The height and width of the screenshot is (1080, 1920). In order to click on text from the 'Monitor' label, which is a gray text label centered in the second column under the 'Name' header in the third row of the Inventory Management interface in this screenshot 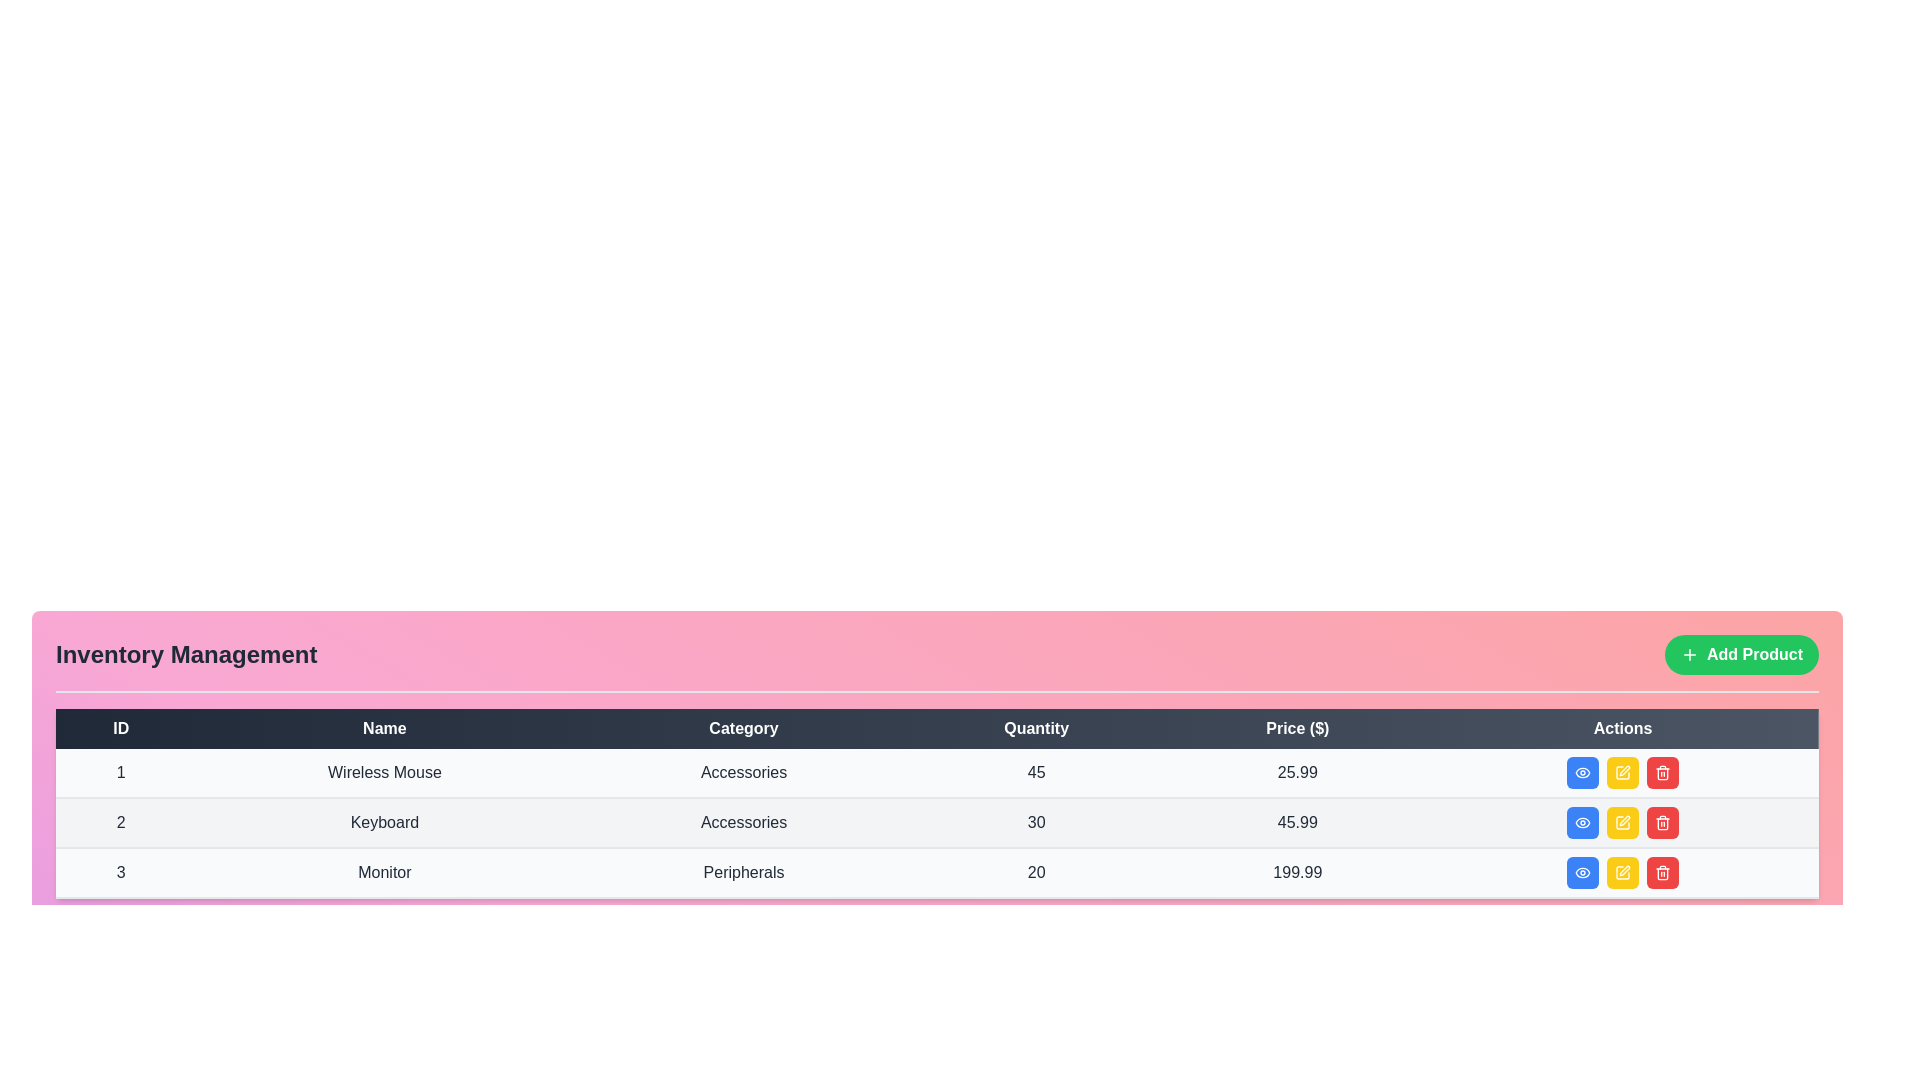, I will do `click(384, 871)`.